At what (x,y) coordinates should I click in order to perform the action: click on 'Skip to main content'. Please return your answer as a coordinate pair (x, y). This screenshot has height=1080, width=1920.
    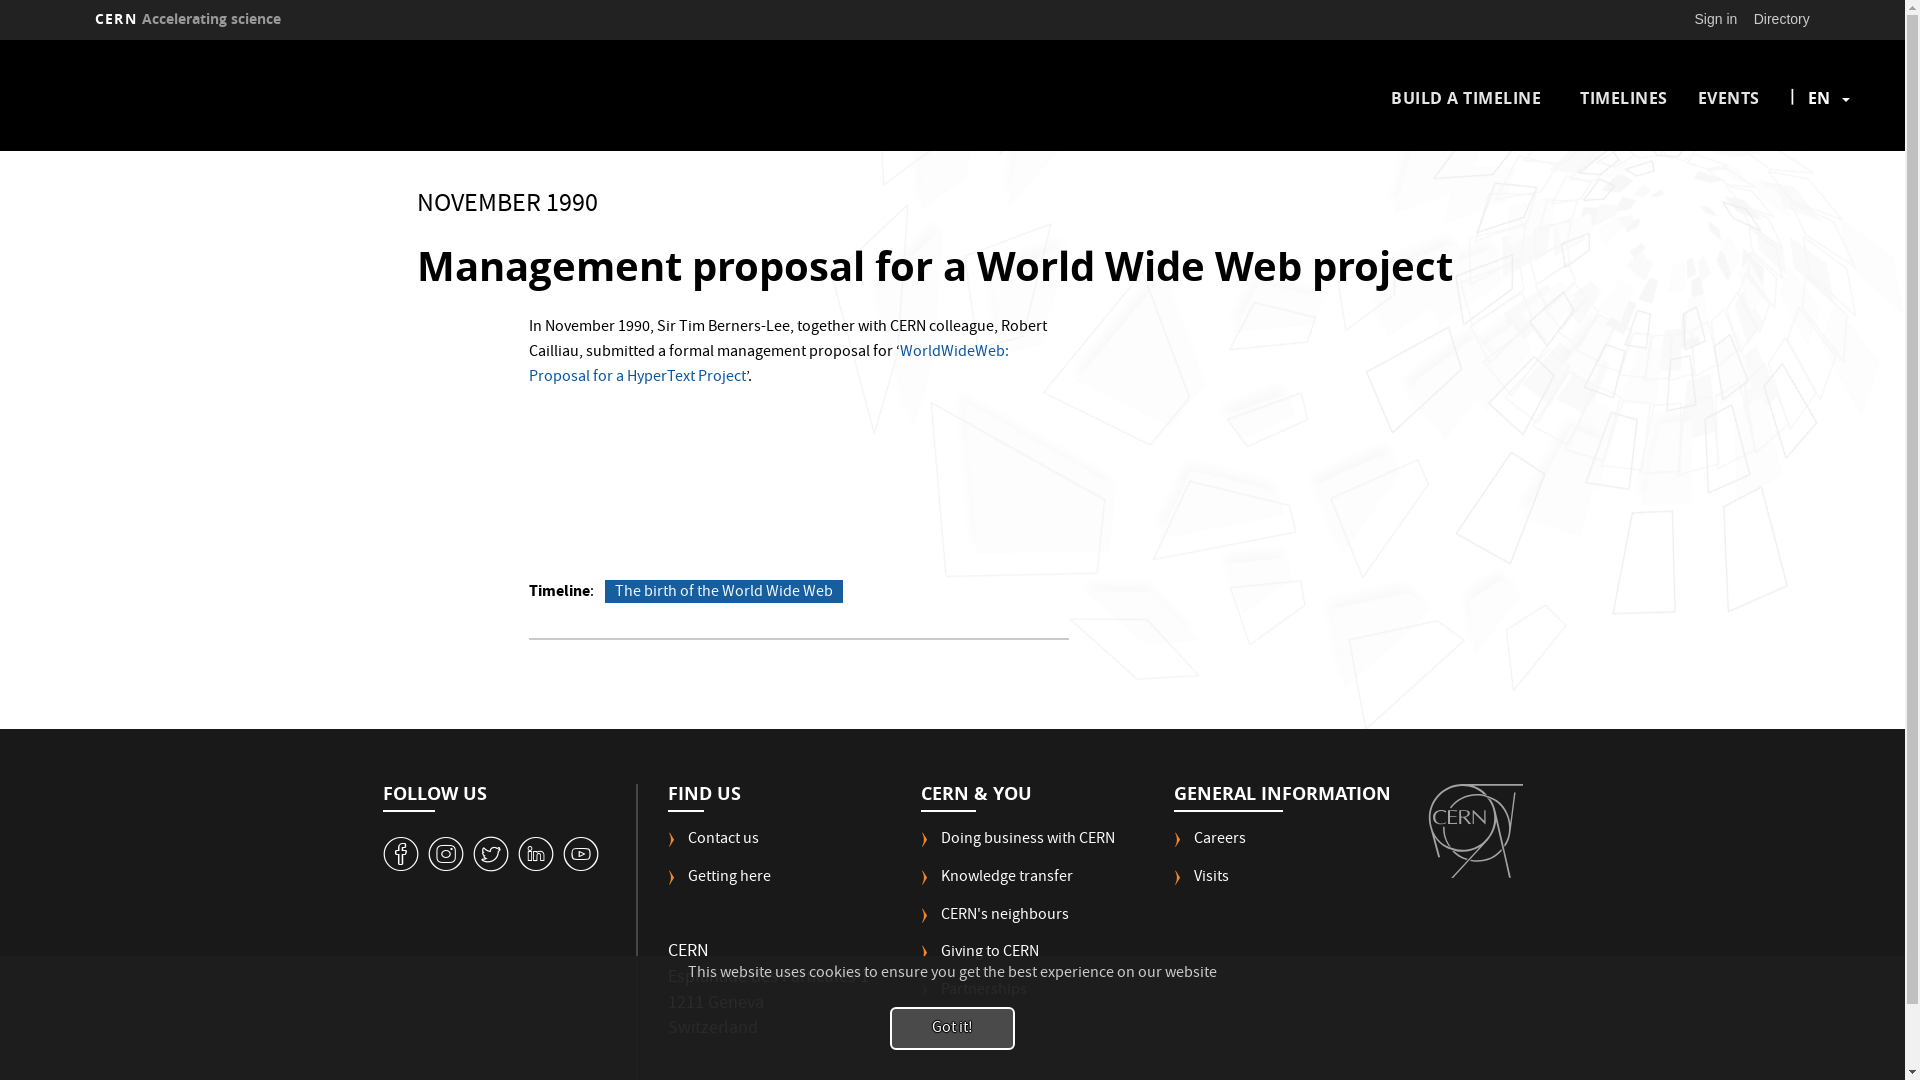
    Looking at the image, I should click on (0, 40).